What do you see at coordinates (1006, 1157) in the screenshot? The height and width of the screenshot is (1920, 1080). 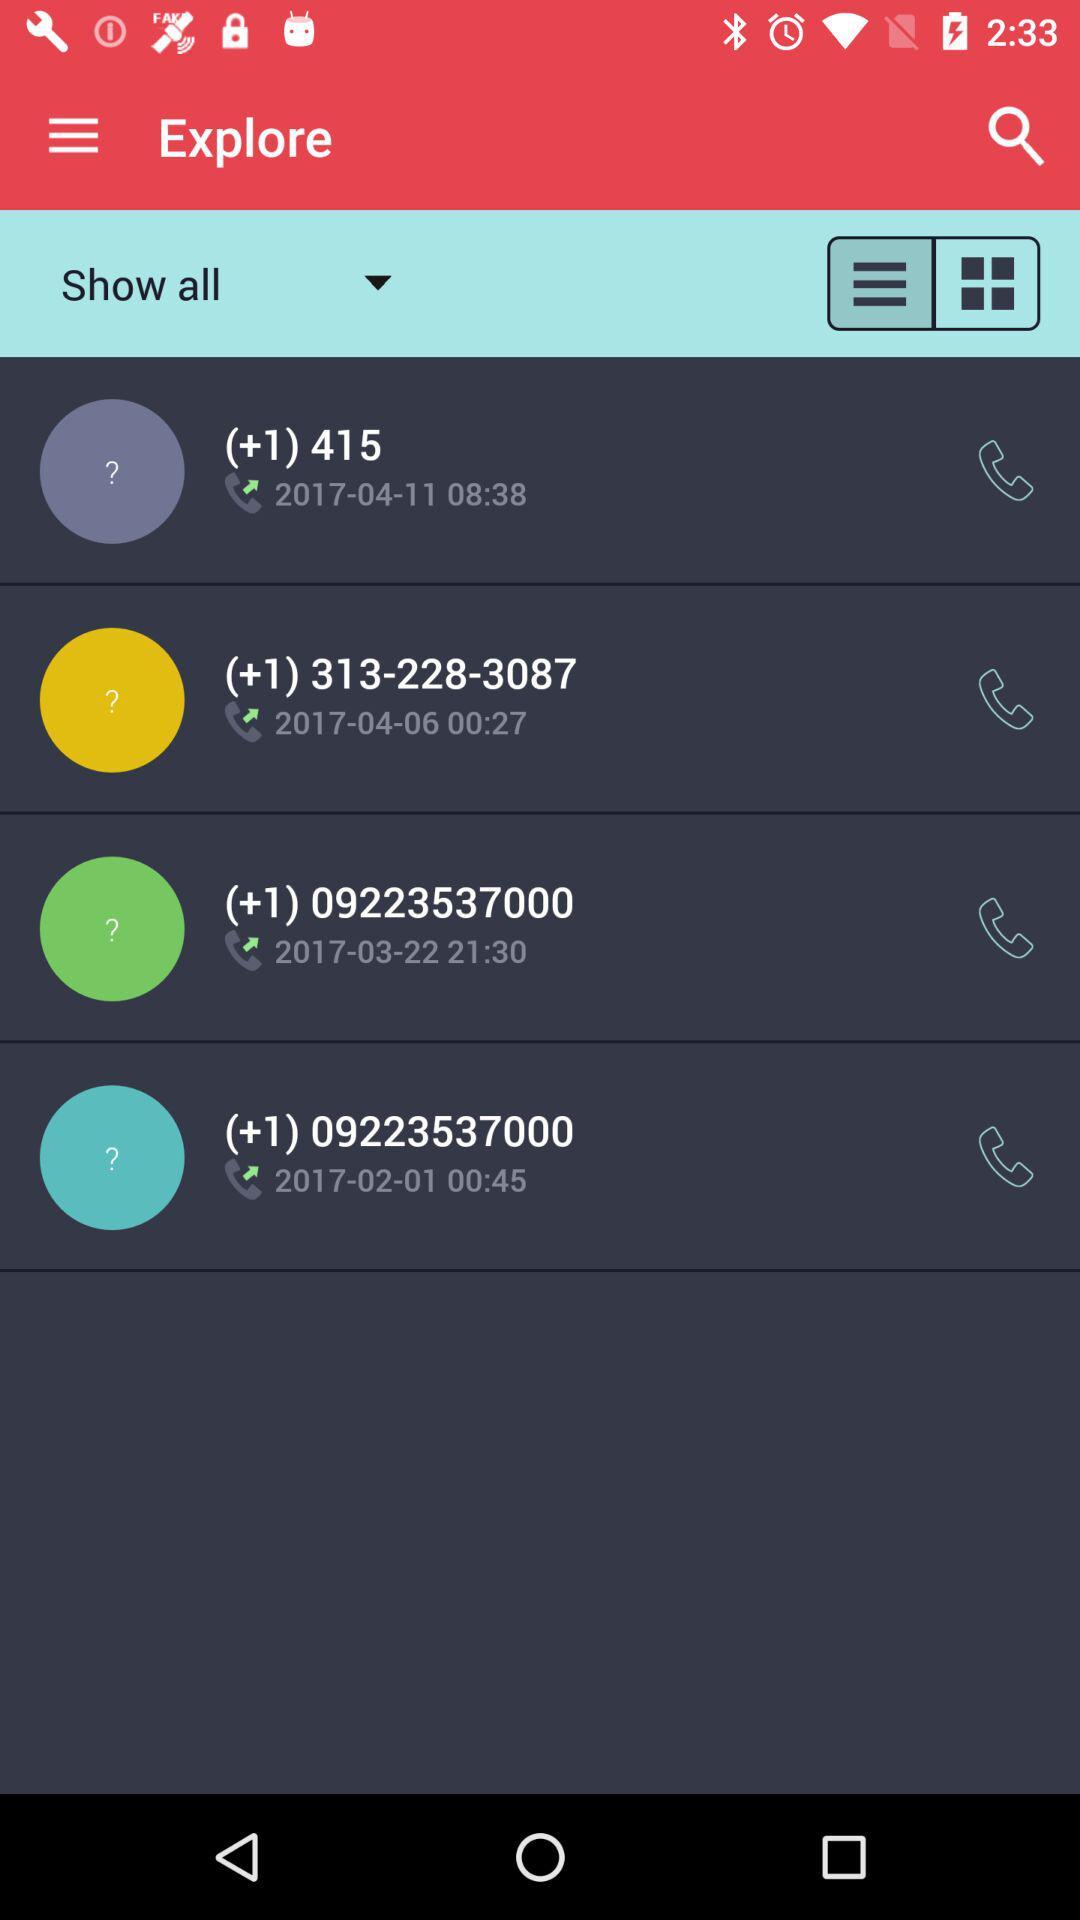 I see `the item to the right of (+1) 09223537000 item` at bounding box center [1006, 1157].